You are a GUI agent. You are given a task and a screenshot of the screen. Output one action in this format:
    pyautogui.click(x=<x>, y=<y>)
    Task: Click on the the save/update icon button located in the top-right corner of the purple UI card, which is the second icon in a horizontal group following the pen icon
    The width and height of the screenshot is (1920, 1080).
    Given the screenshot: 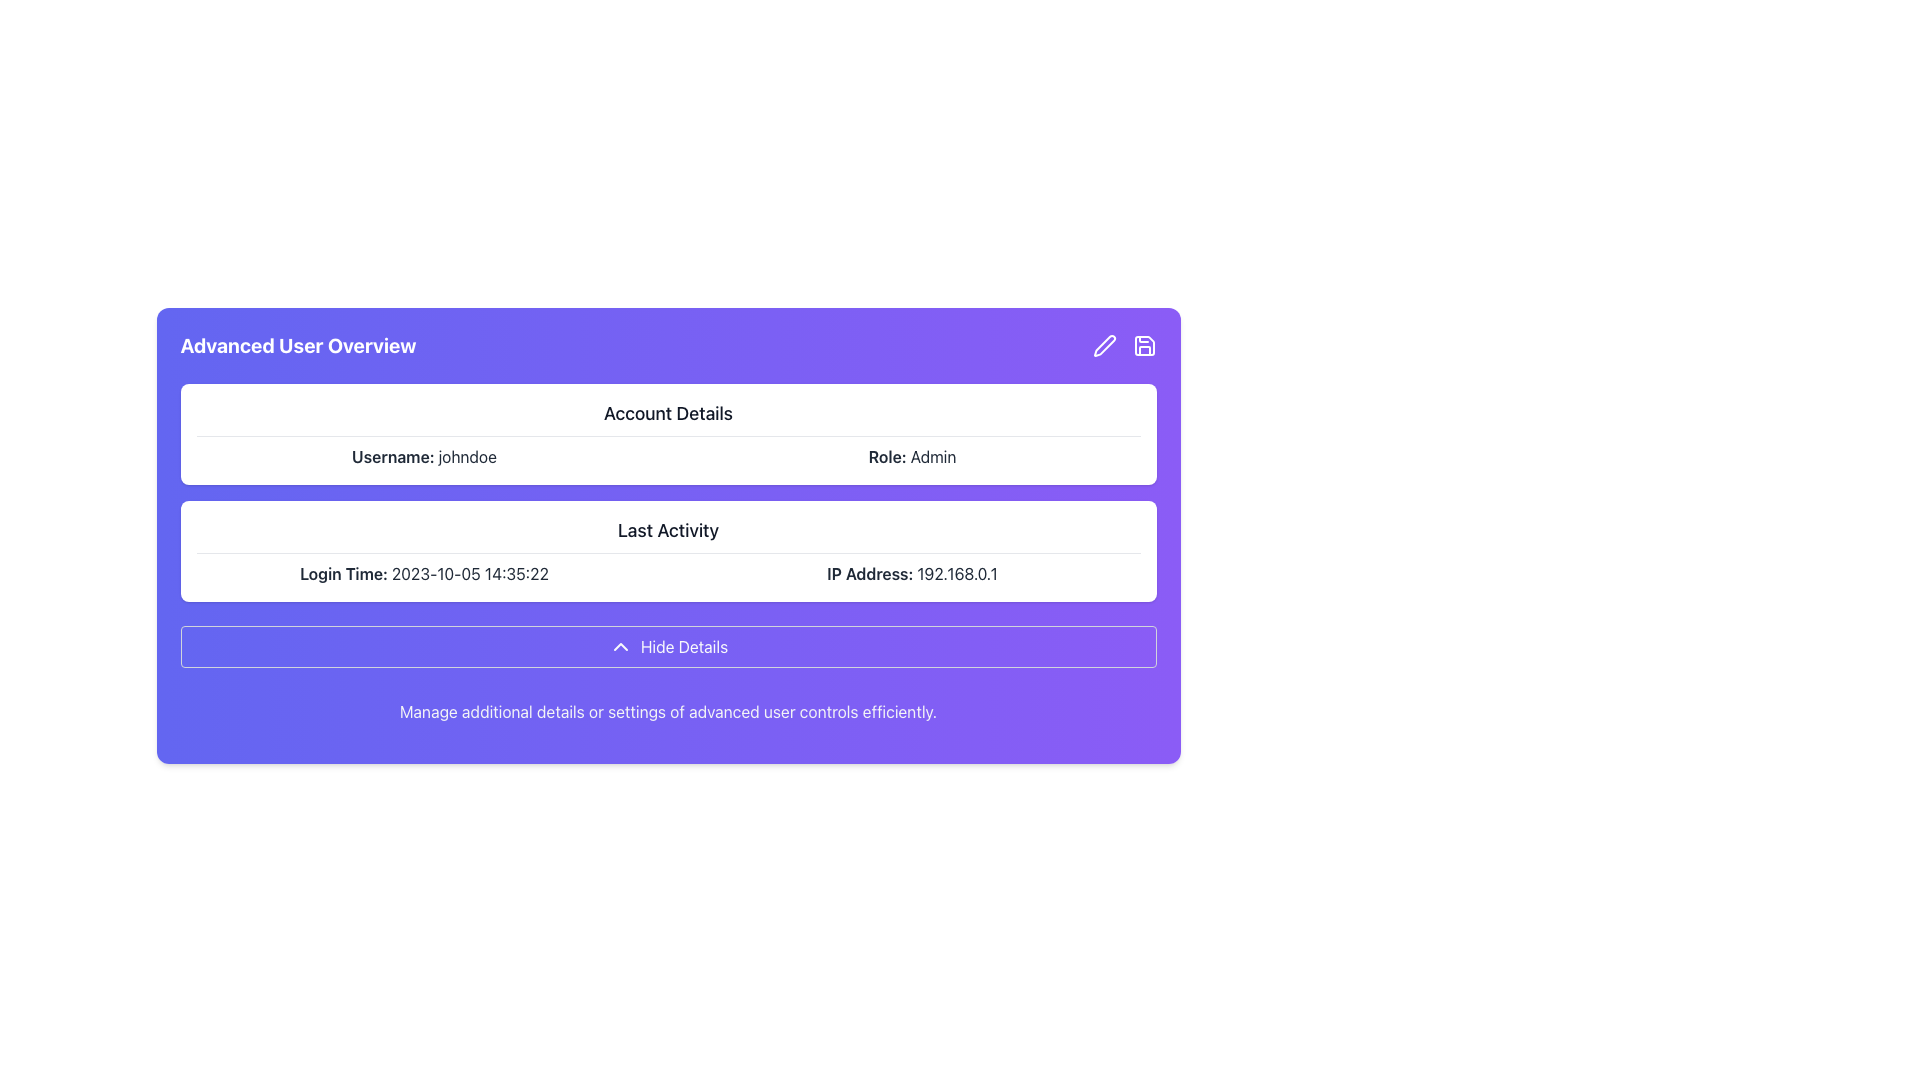 What is the action you would take?
    pyautogui.click(x=1144, y=345)
    